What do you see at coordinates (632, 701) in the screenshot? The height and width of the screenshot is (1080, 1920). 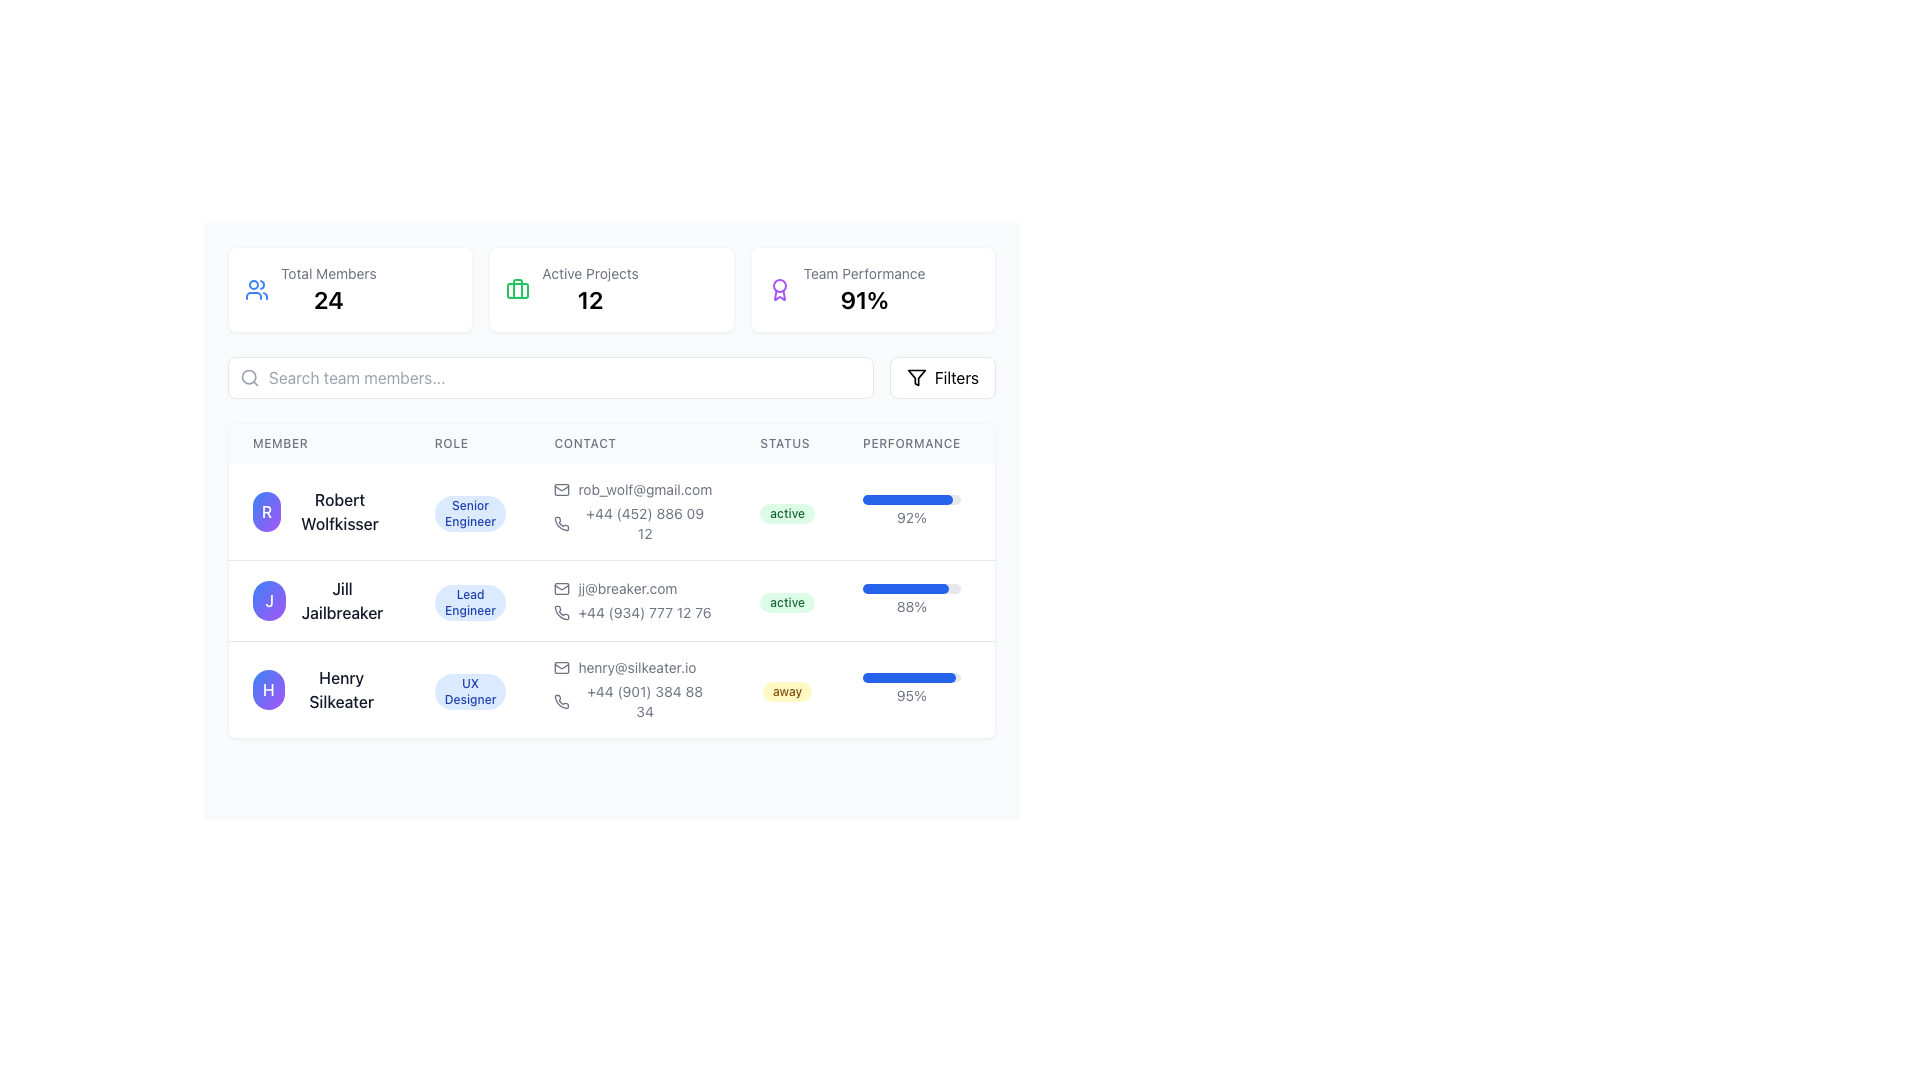 I see `the phone number text display, which is styled in a small gray font and located below the email address 'henry@silkeater.io', part of a table listing contact information, positioned to the right of a phone icon` at bounding box center [632, 701].